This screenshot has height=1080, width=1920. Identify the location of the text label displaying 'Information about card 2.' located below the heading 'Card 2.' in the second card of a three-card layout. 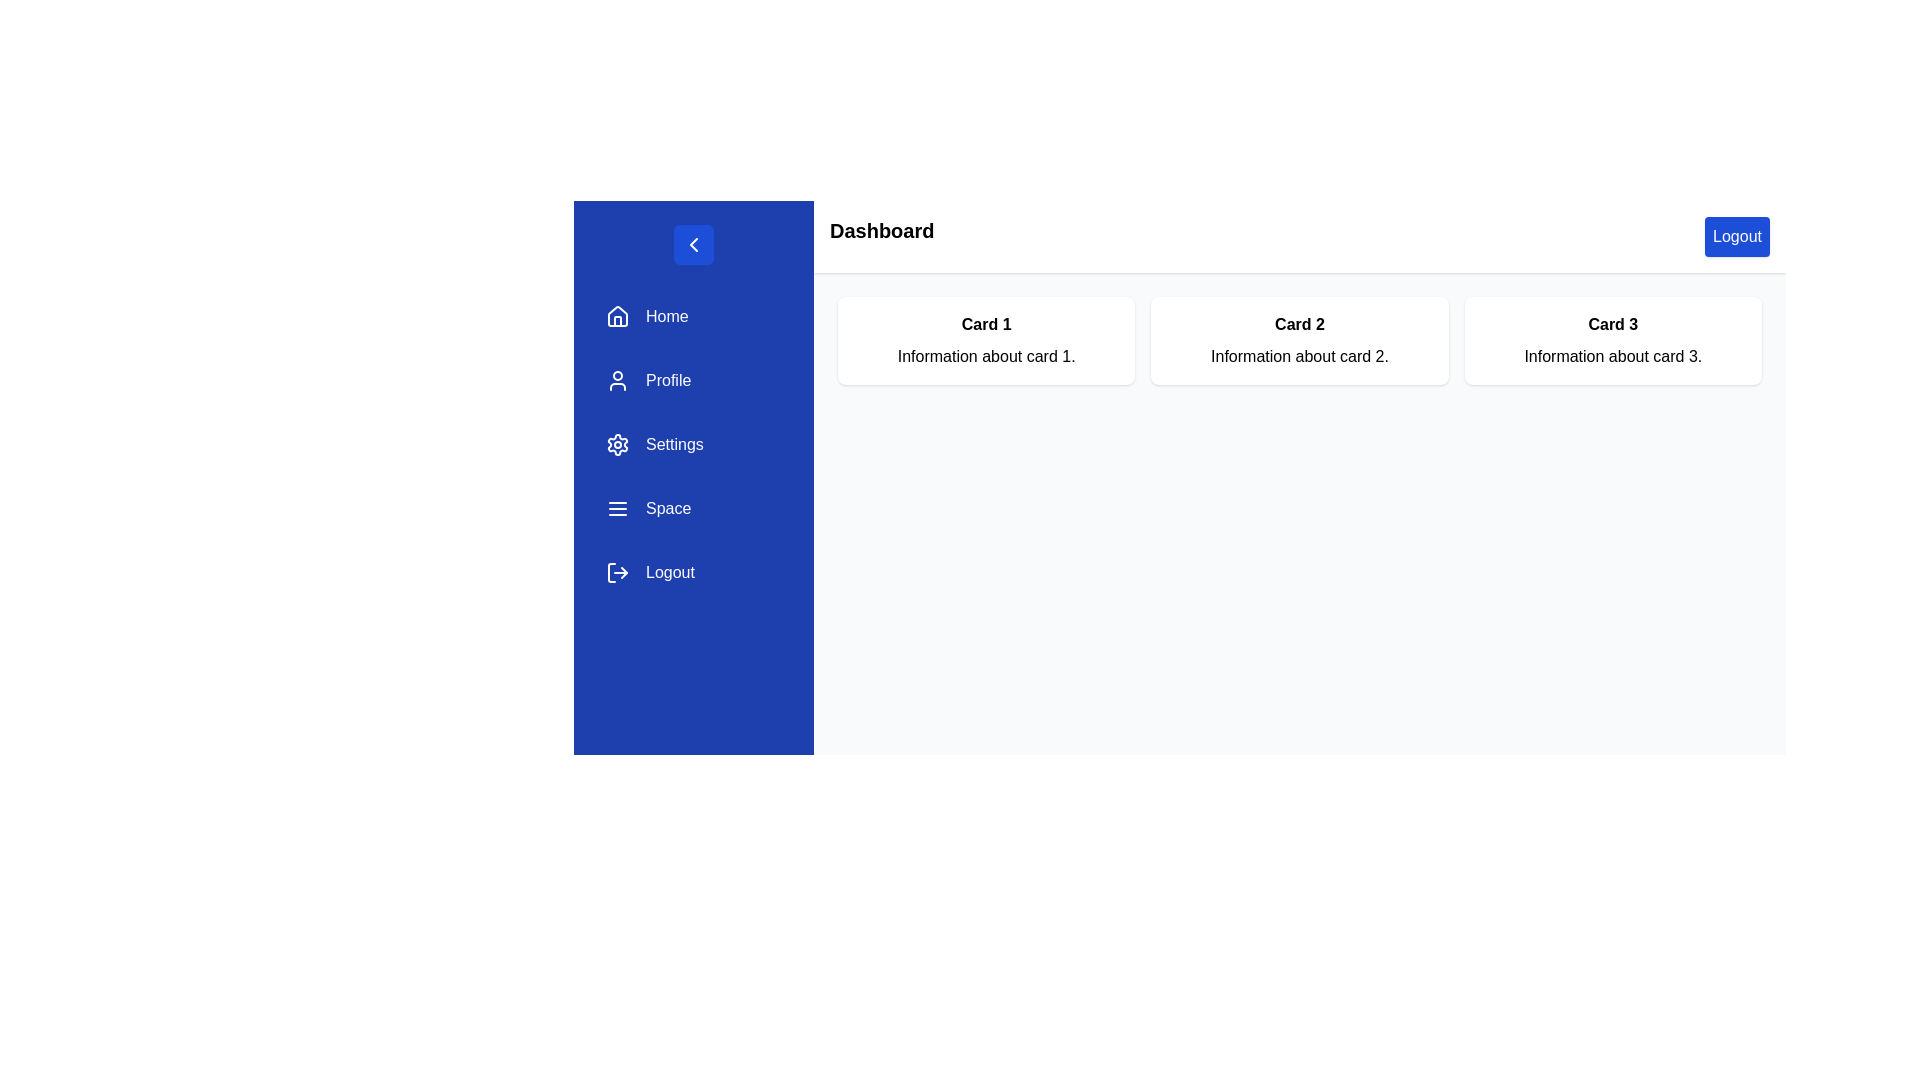
(1300, 356).